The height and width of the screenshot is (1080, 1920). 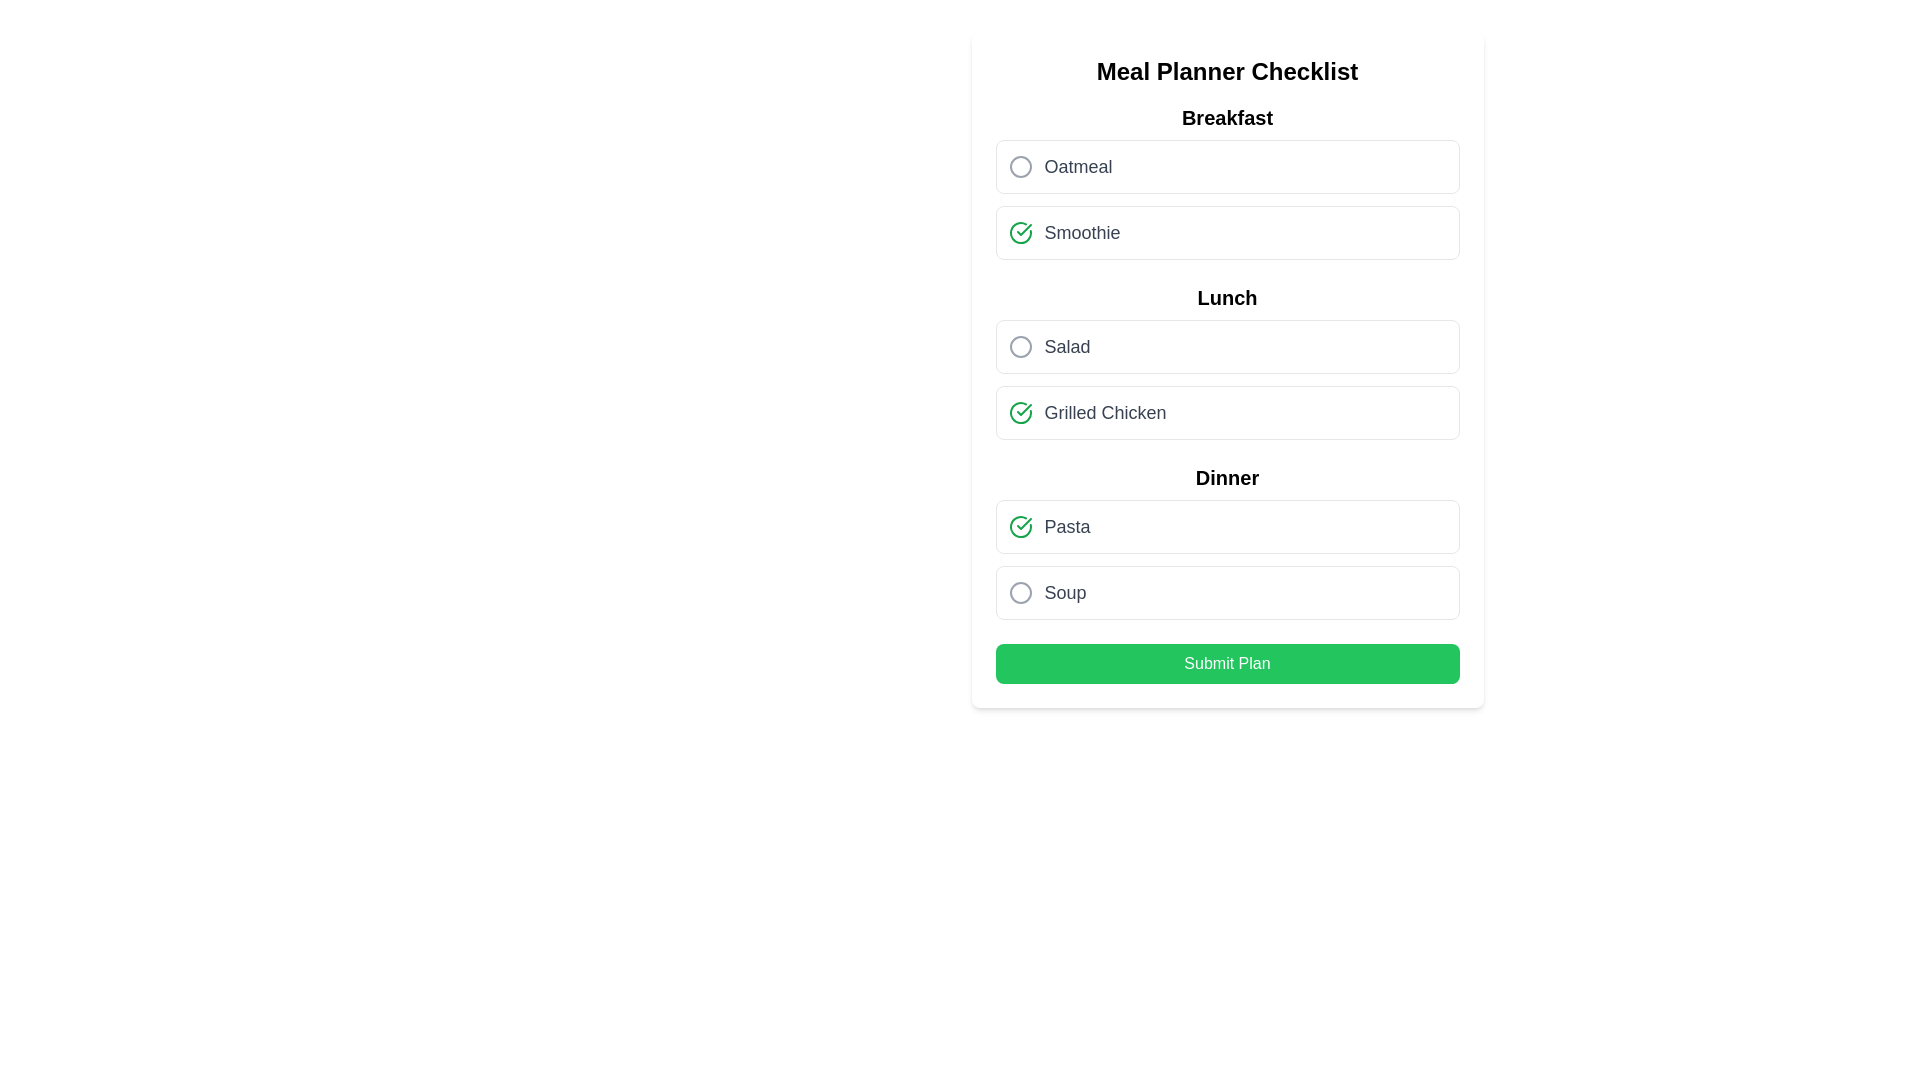 What do you see at coordinates (1226, 362) in the screenshot?
I see `the meal selection checklist component located centrally within the Meal Planner Checklist to trigger a visual response` at bounding box center [1226, 362].